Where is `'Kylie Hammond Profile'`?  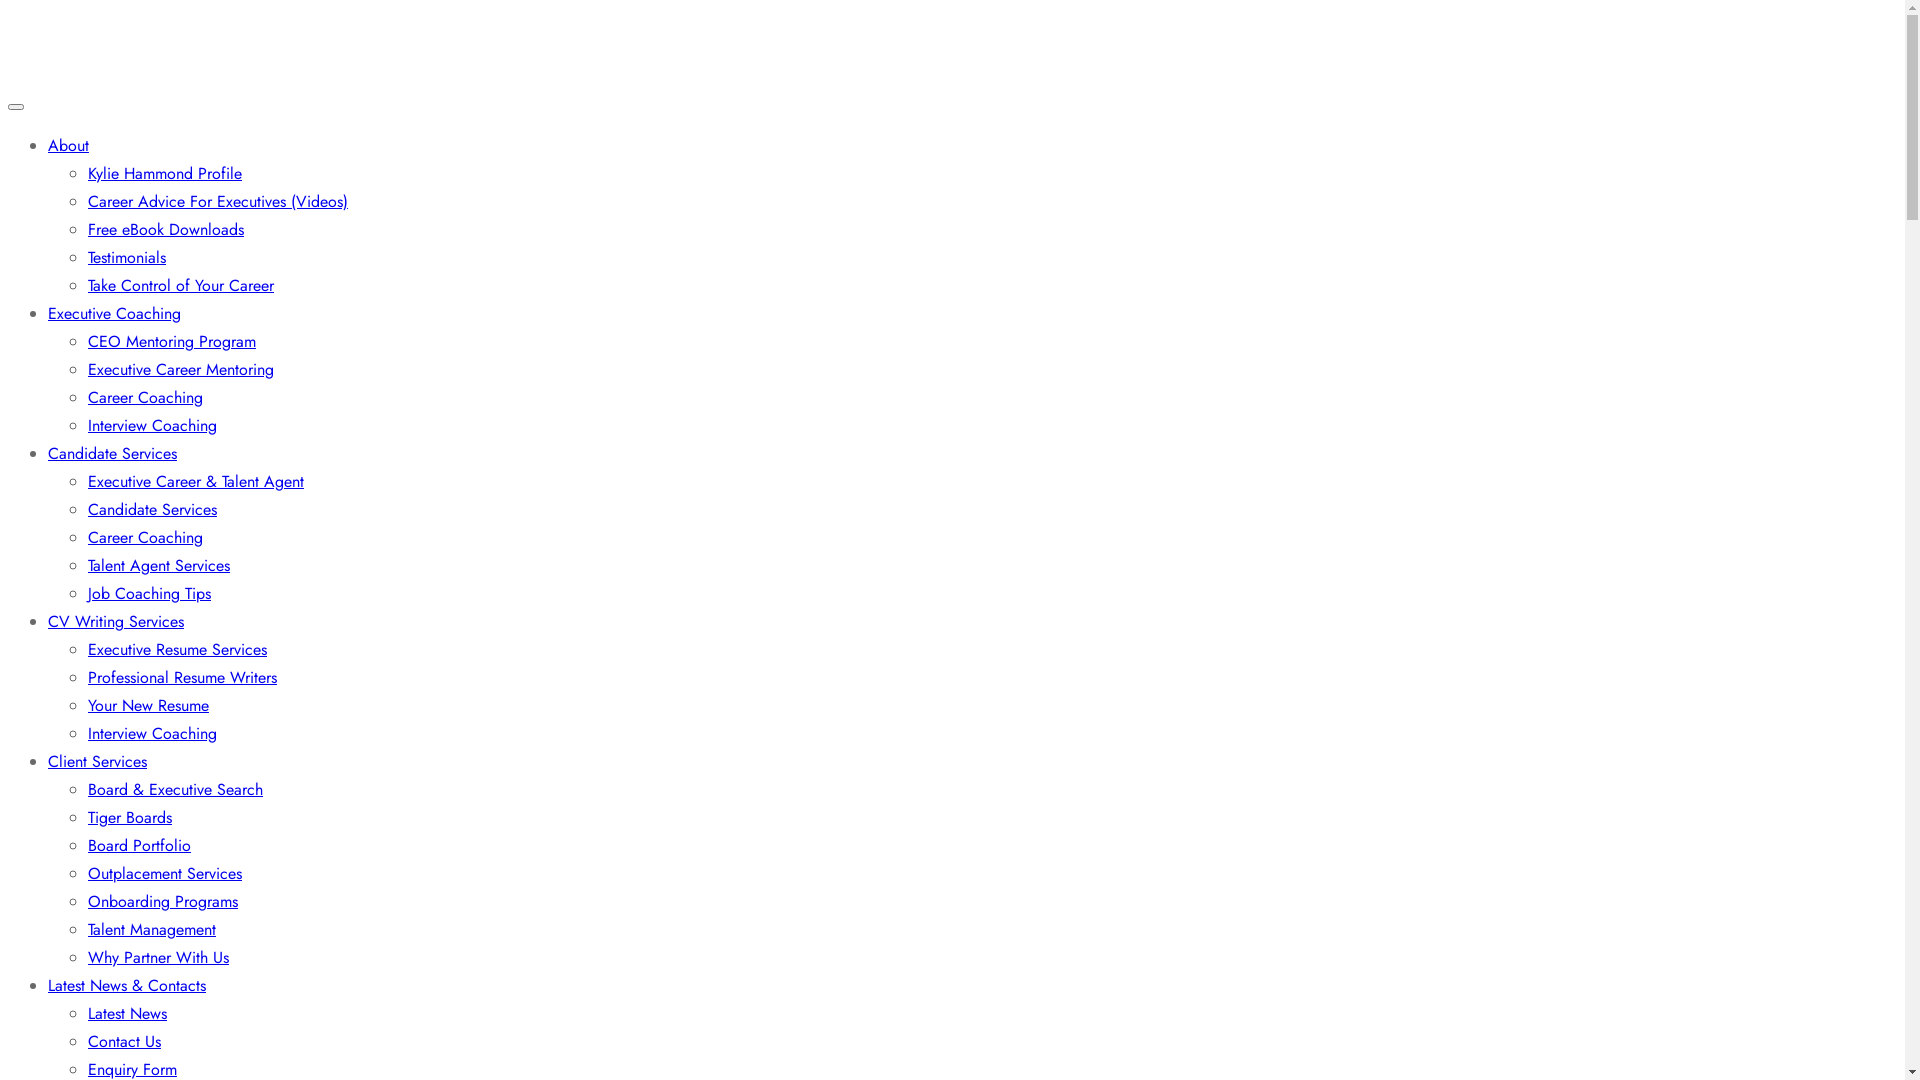
'Kylie Hammond Profile' is located at coordinates (164, 172).